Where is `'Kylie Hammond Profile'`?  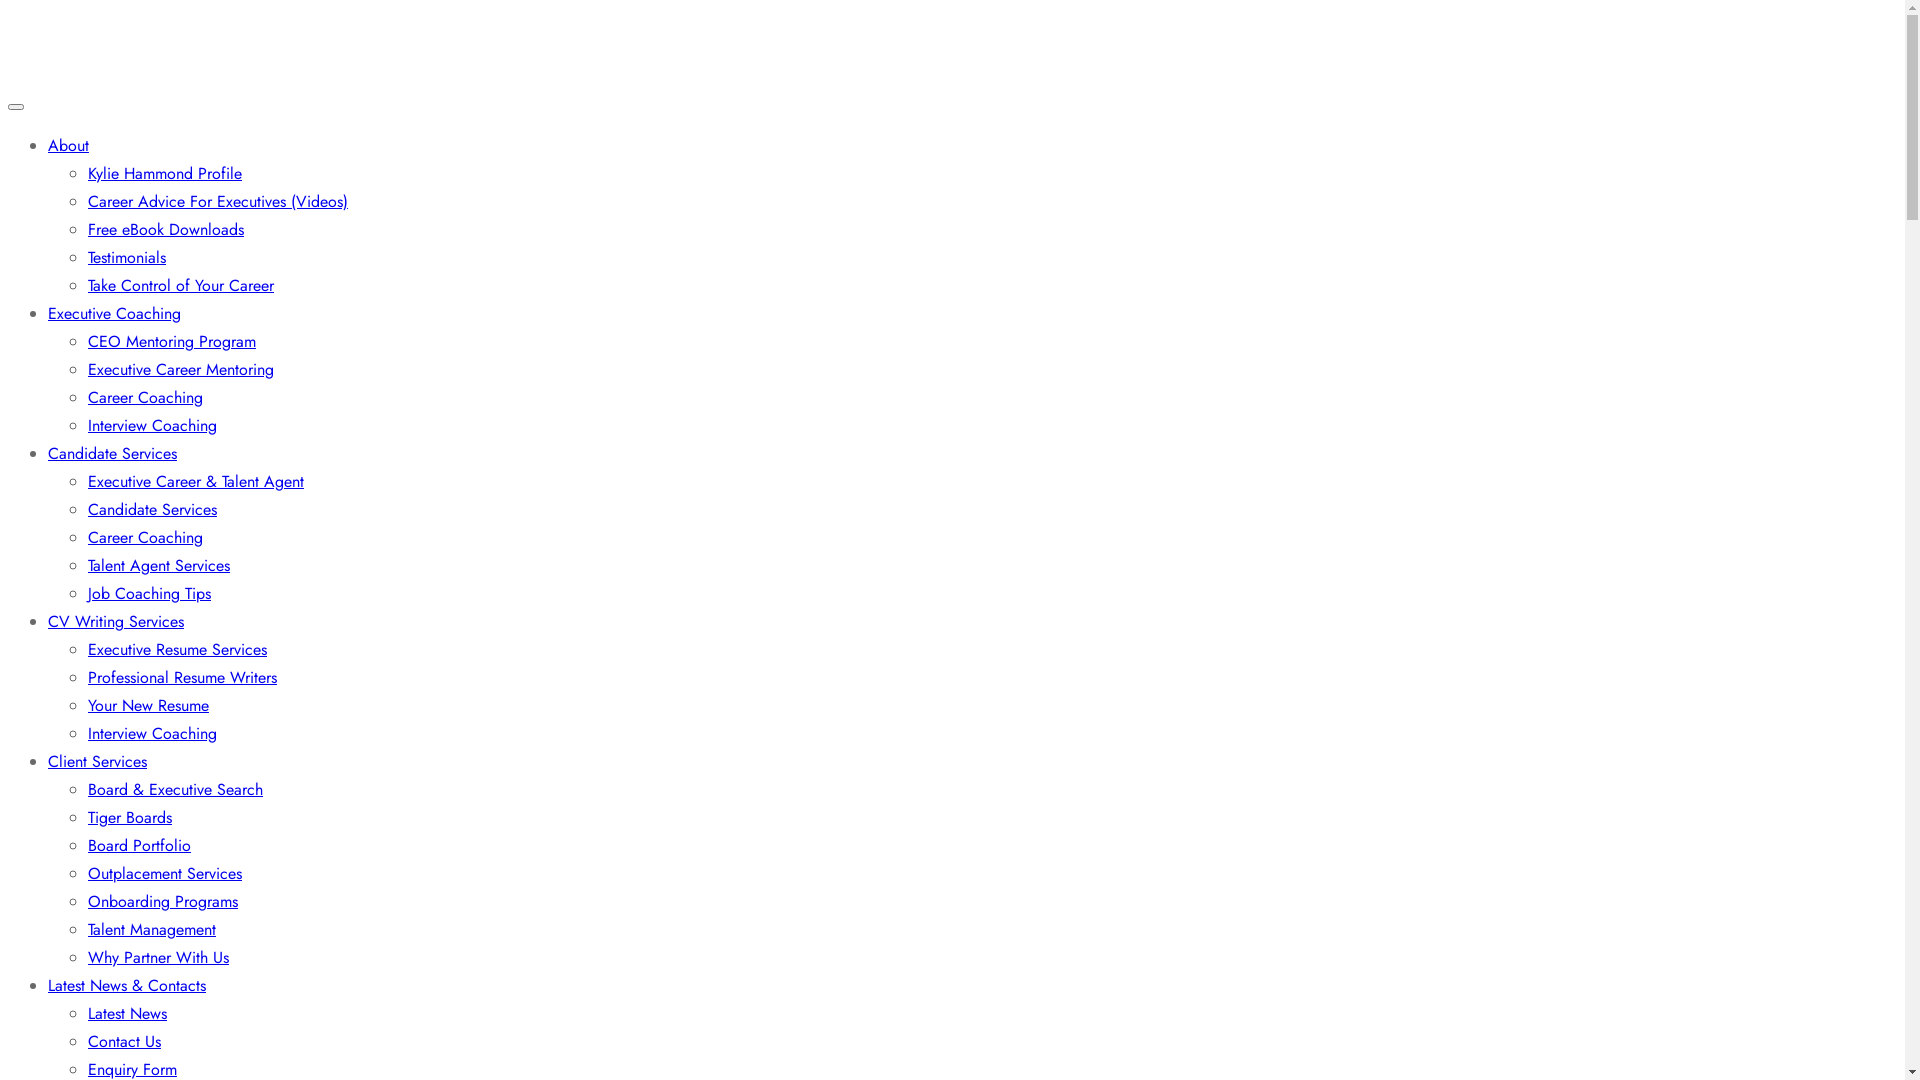
'Kylie Hammond Profile' is located at coordinates (164, 172).